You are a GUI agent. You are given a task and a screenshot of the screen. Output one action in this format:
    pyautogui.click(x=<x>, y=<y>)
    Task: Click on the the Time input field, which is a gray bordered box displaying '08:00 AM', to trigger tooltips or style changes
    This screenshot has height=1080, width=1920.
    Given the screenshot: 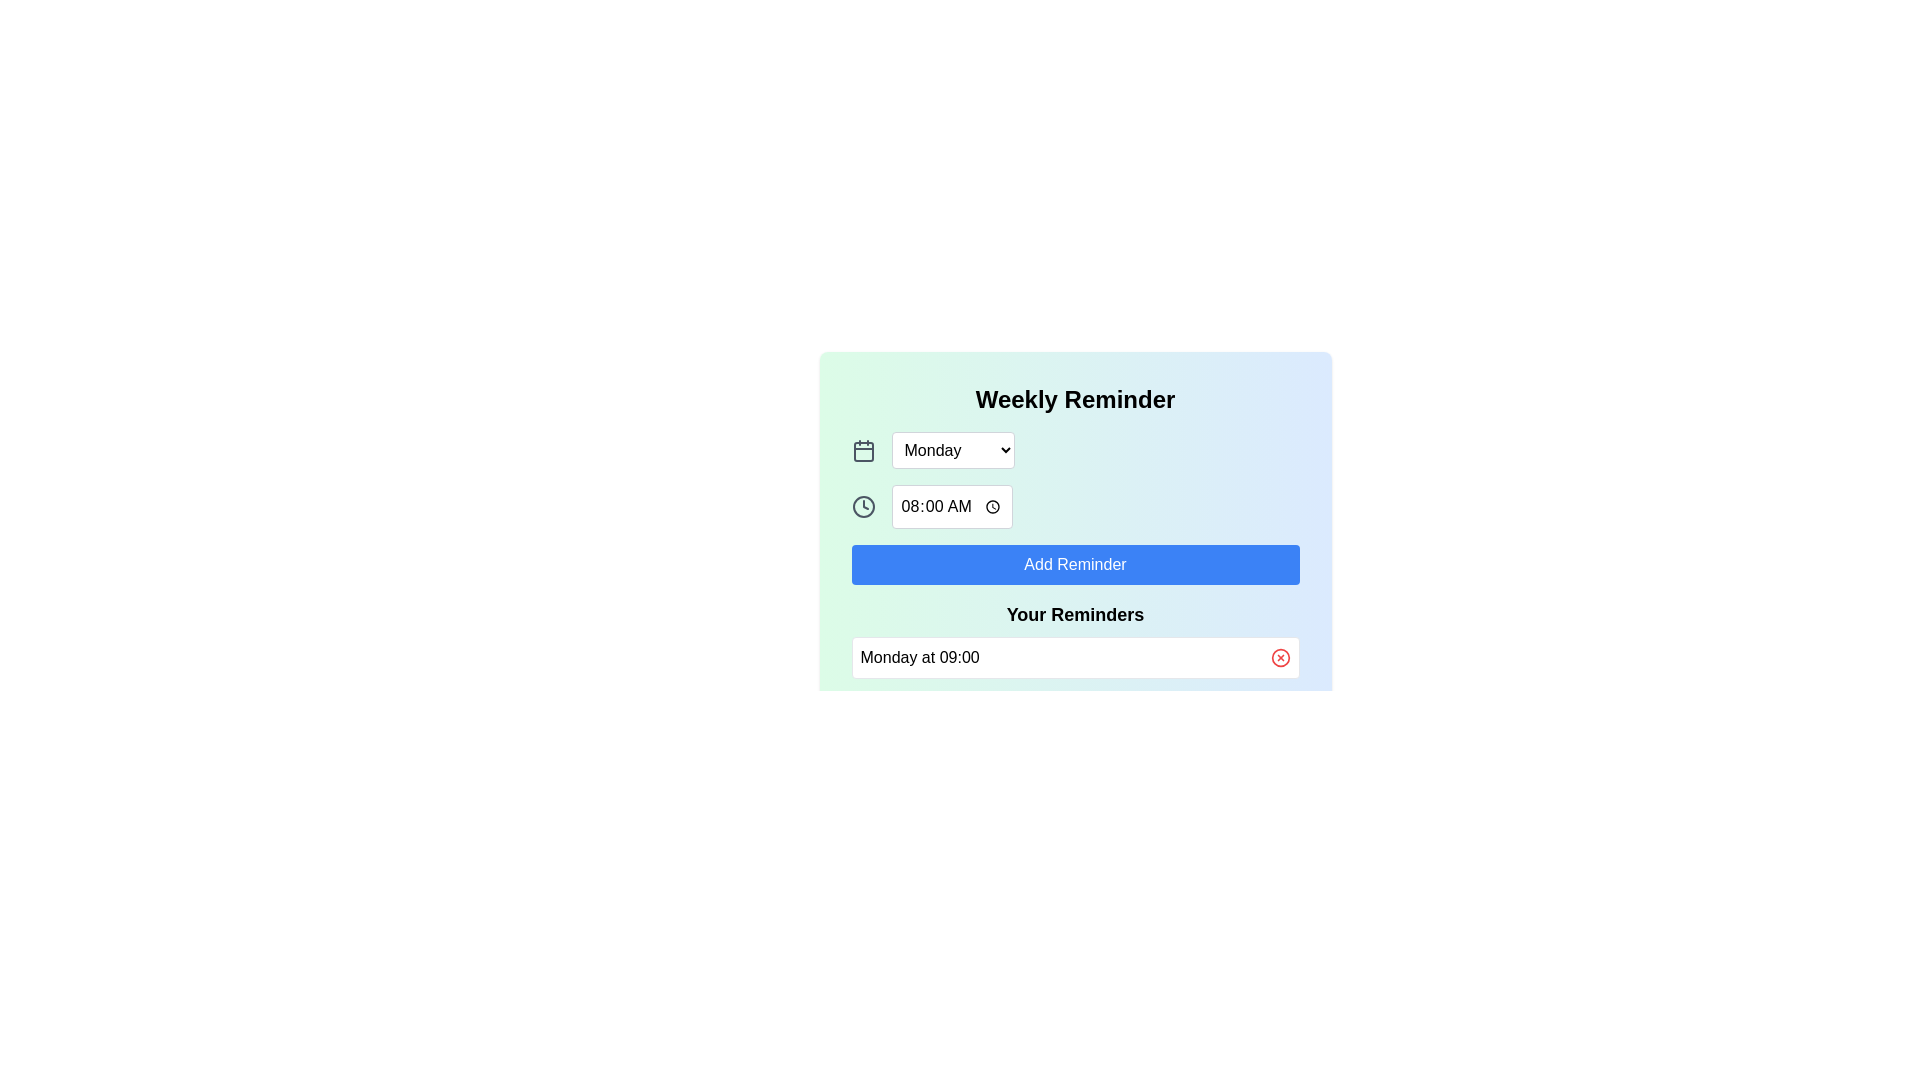 What is the action you would take?
    pyautogui.click(x=951, y=505)
    